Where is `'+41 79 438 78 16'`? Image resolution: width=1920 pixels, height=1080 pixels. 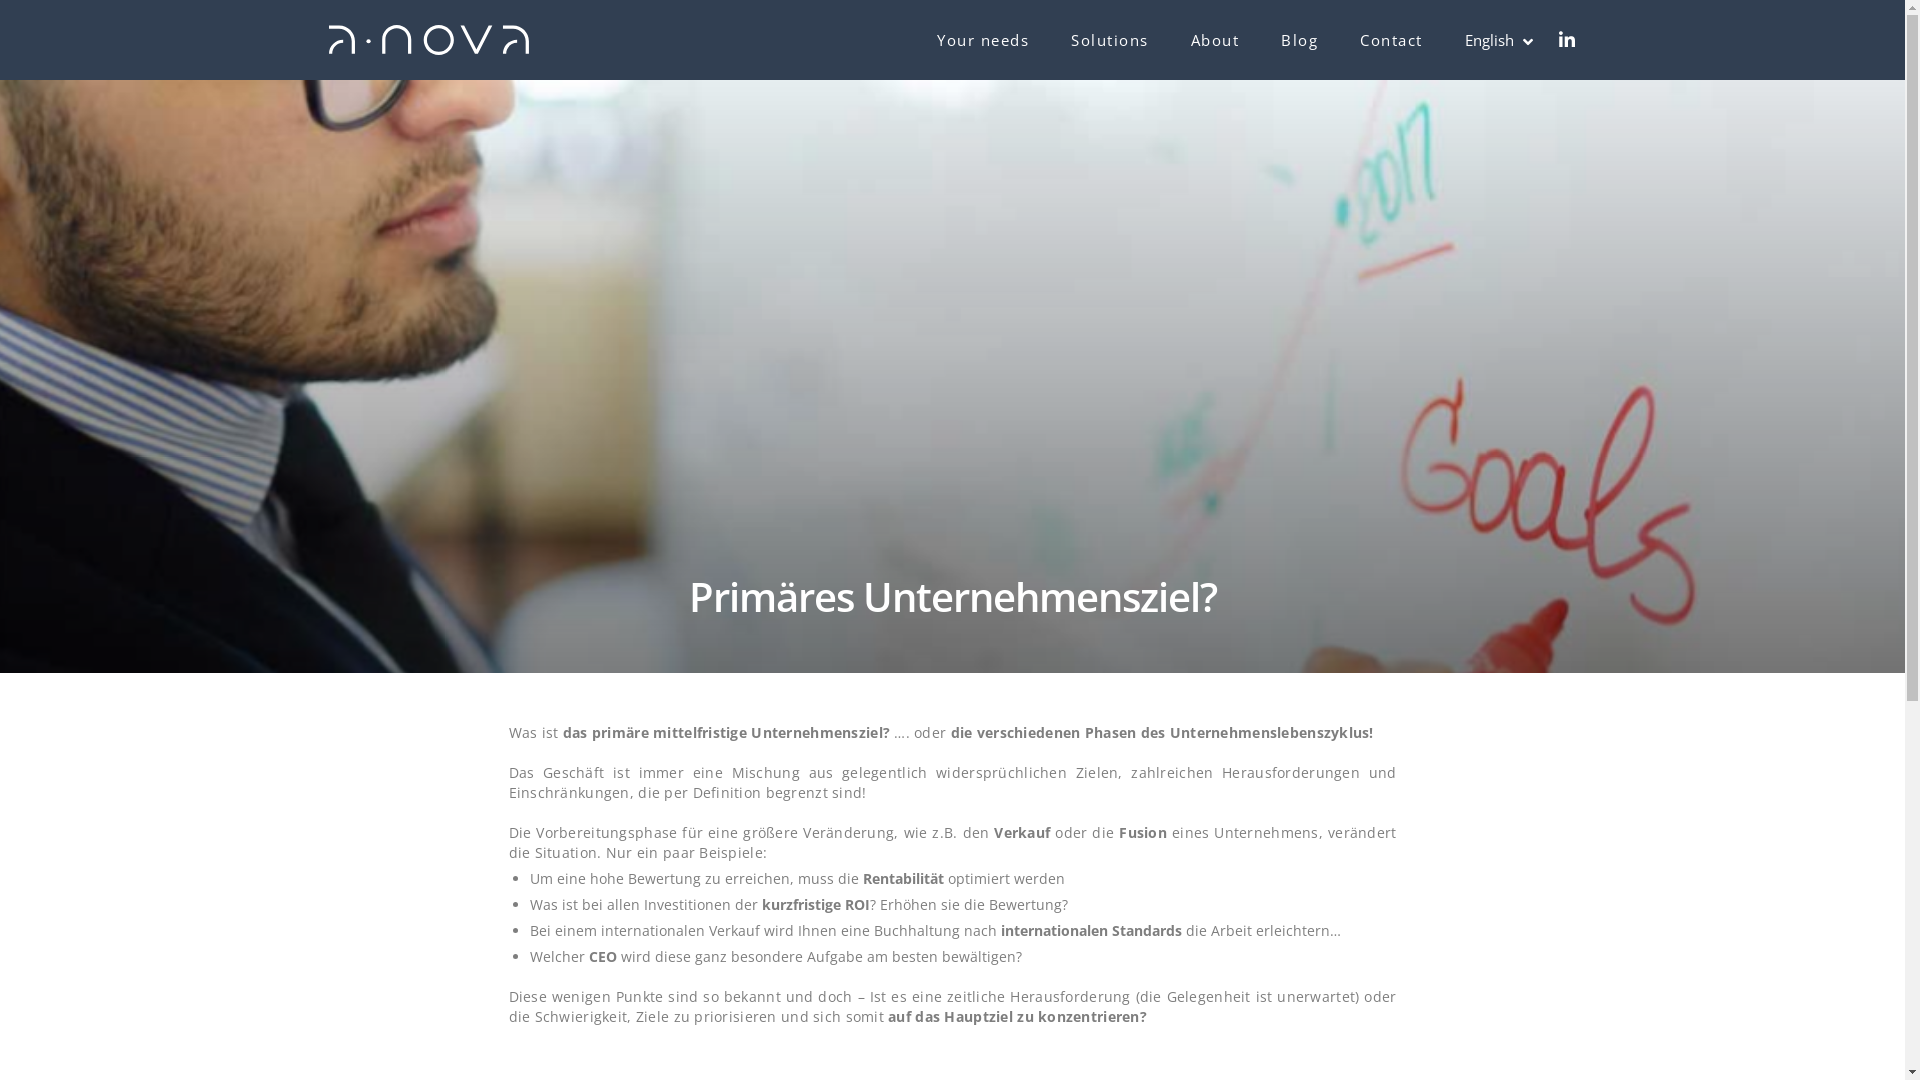
'+41 79 438 78 16' is located at coordinates (420, 804).